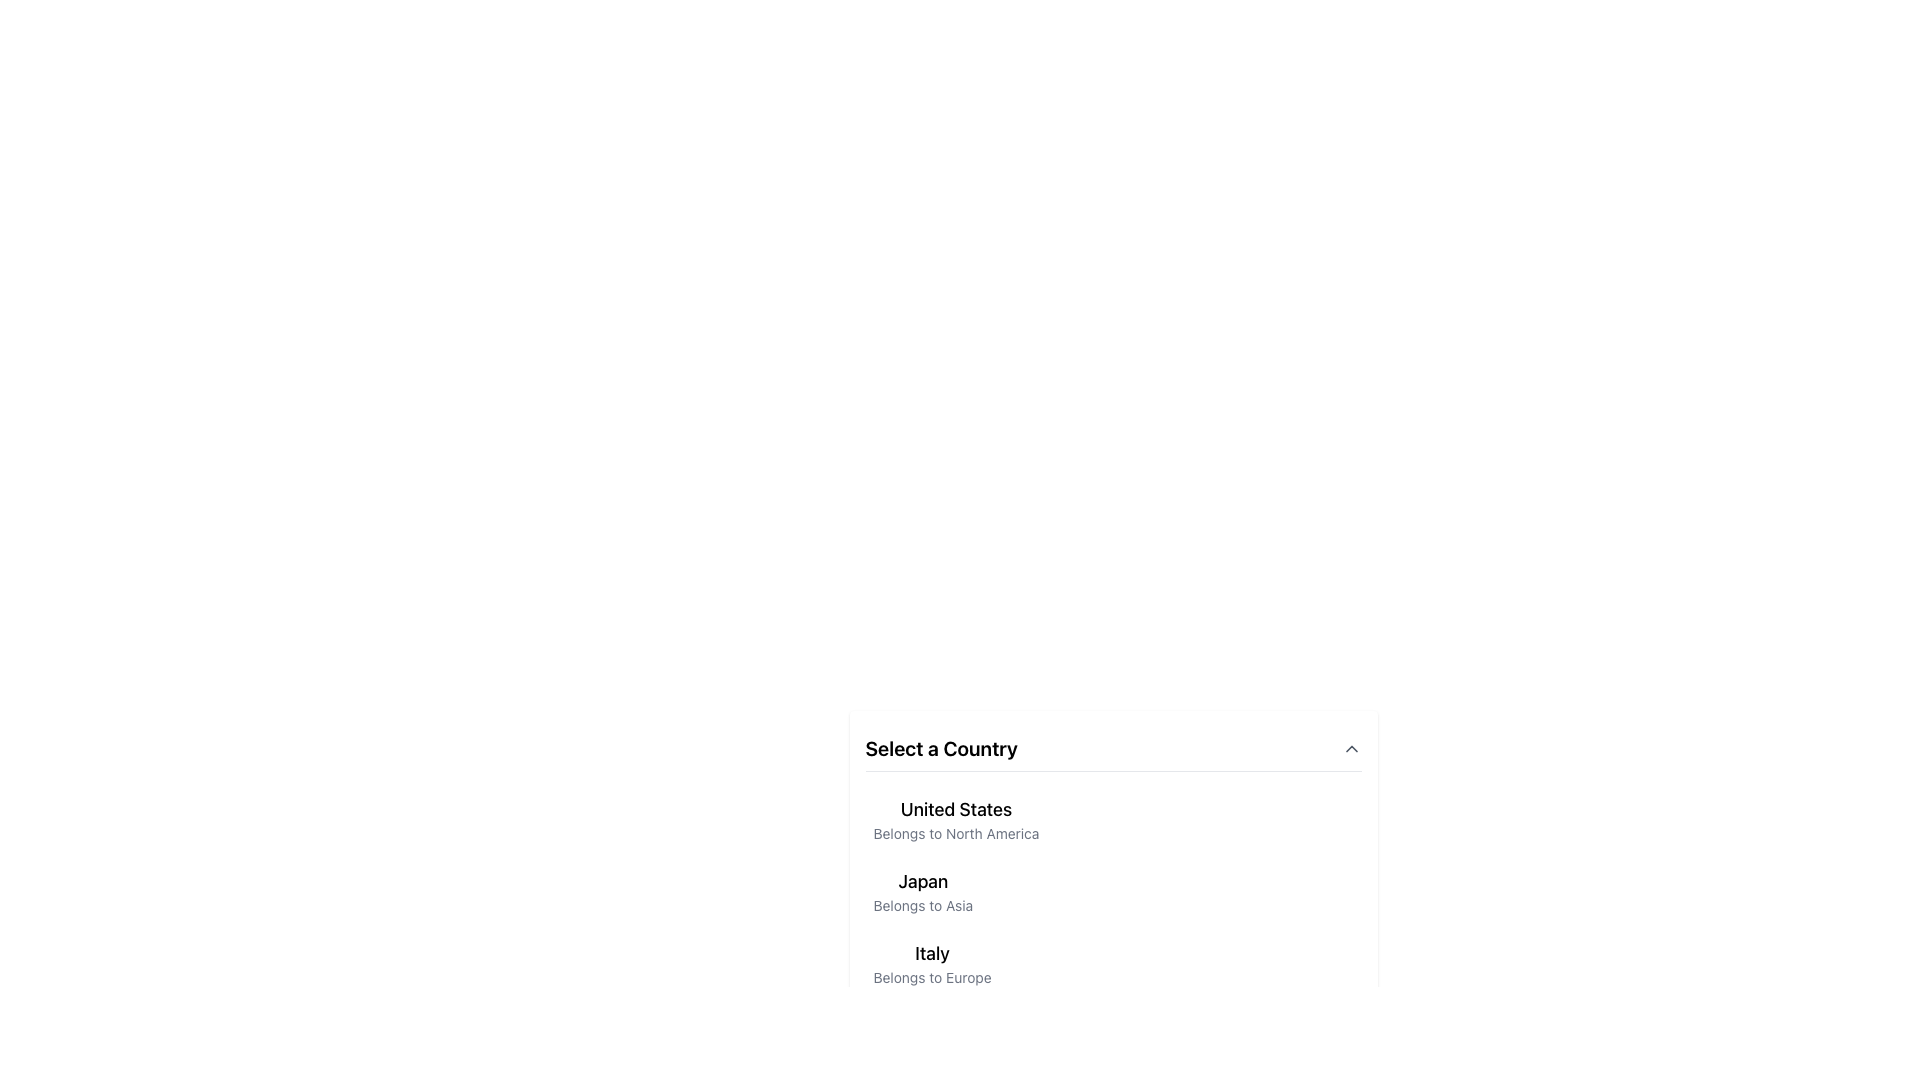 The height and width of the screenshot is (1080, 1920). Describe the element at coordinates (931, 952) in the screenshot. I see `the text element displaying 'Italy' which is styled in bold black font and is positioned above a lighter gray description text in a list of country names` at that location.